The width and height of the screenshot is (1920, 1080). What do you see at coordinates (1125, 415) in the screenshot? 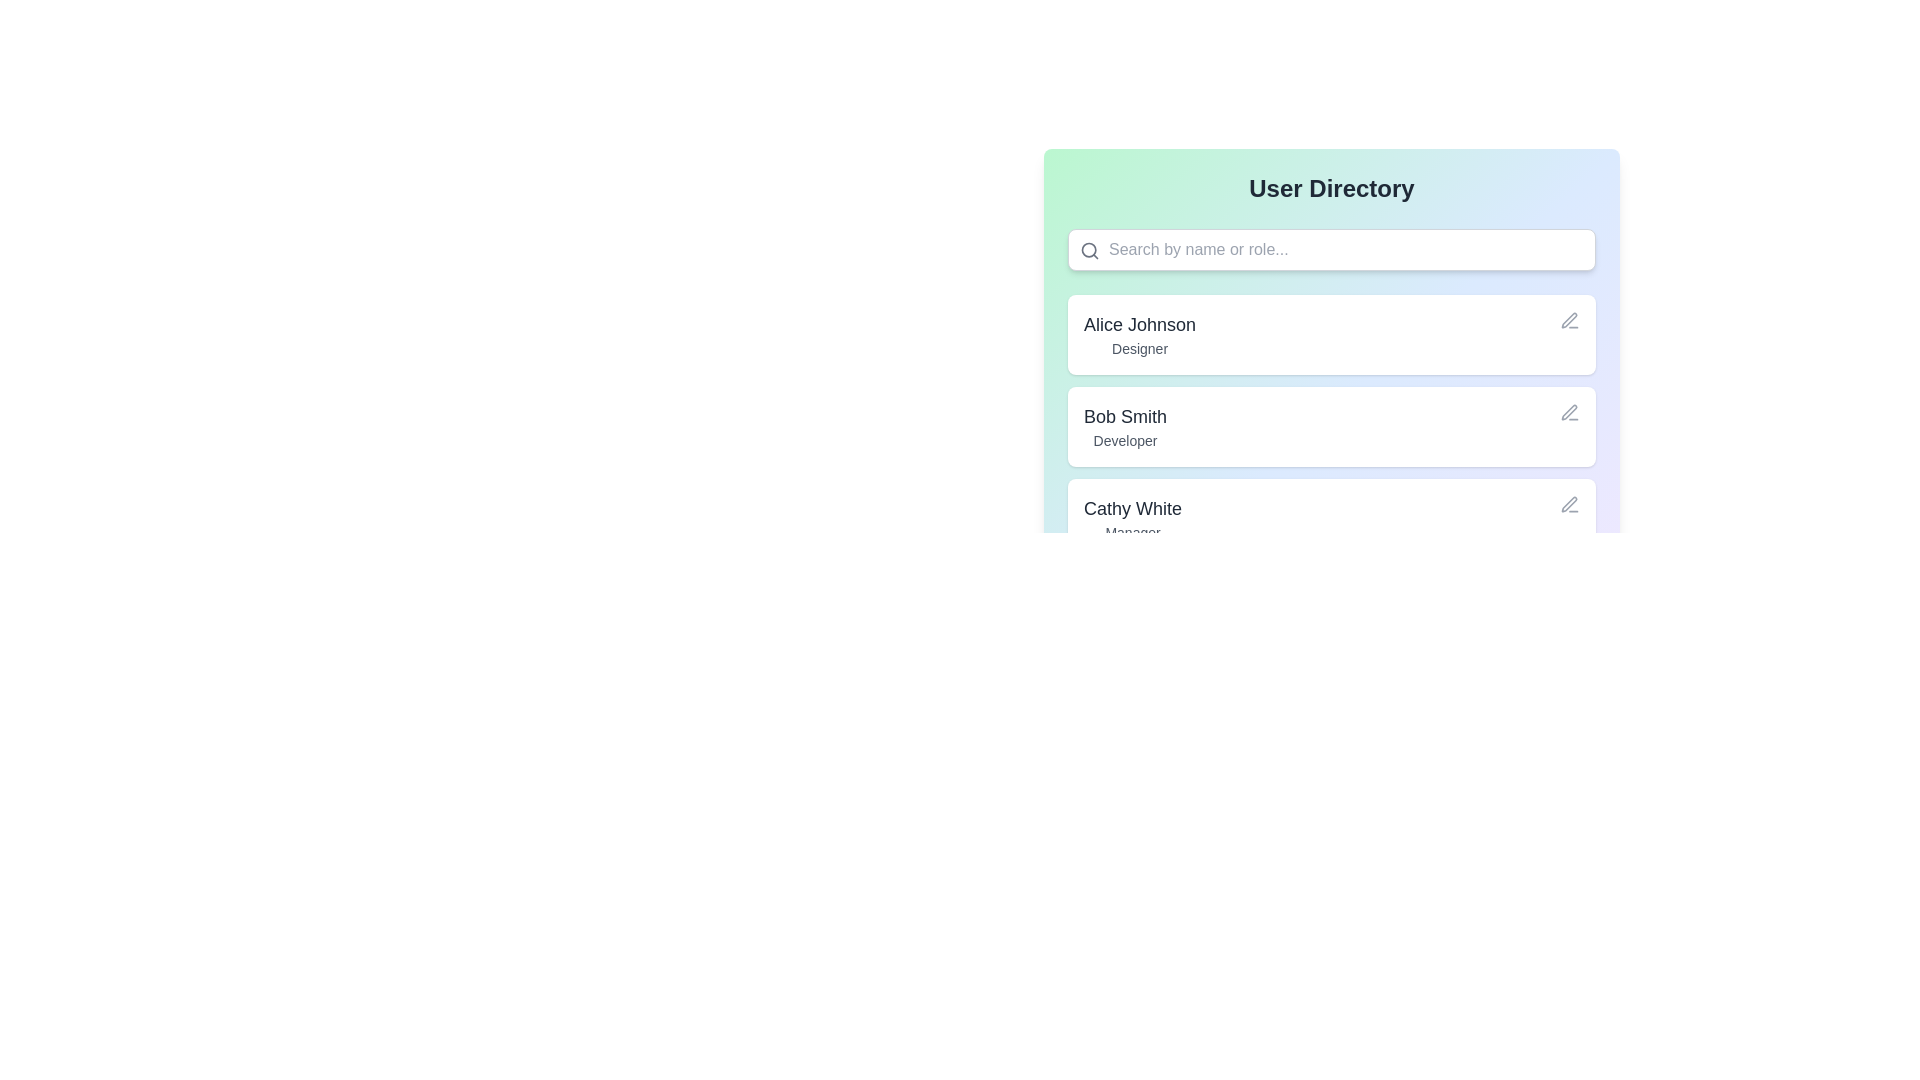
I see `the text label displaying 'Bob Smith' which is prominent and bold, located in the upper-left portion of the 'User Directory'` at bounding box center [1125, 415].